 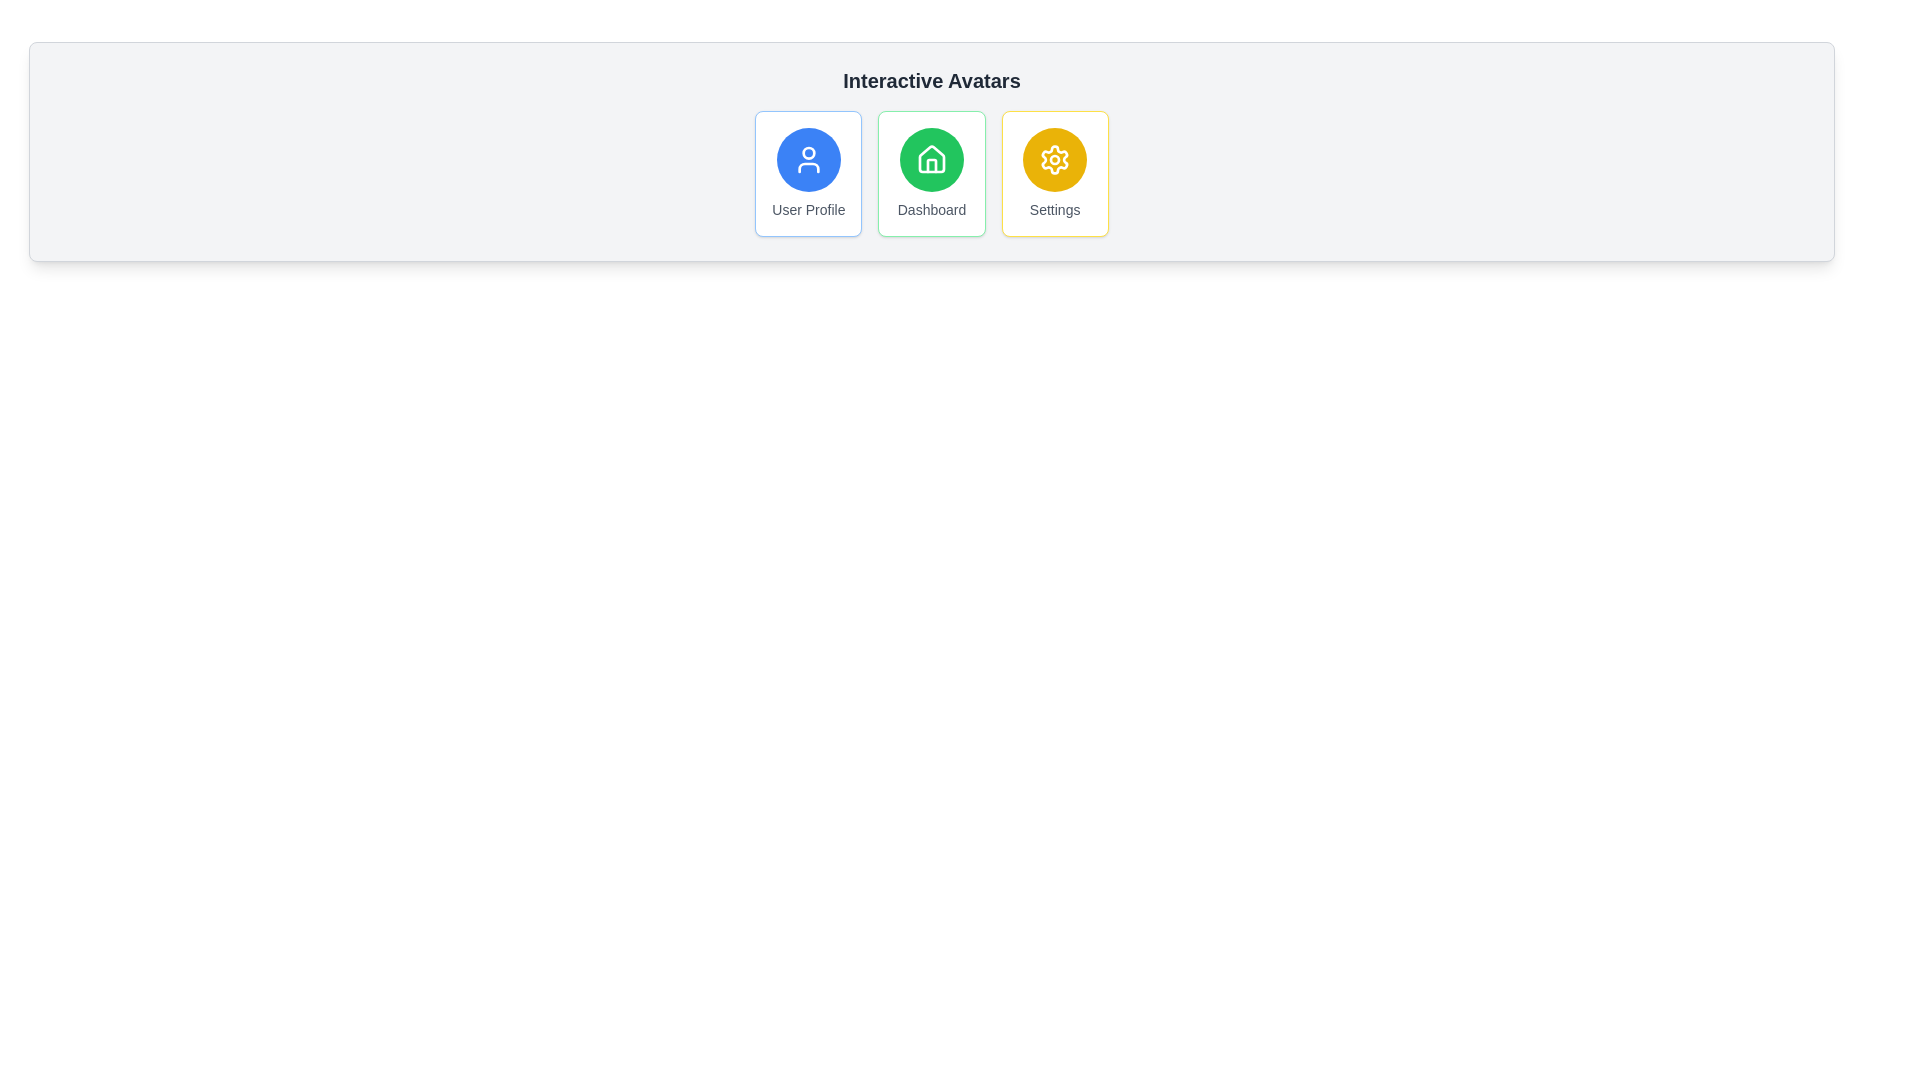 I want to click on text label displaying 'Settings', which is styled with a medium font size and gray color, located below a gear icon in a yellow rounded rectangle, so click(x=1054, y=209).